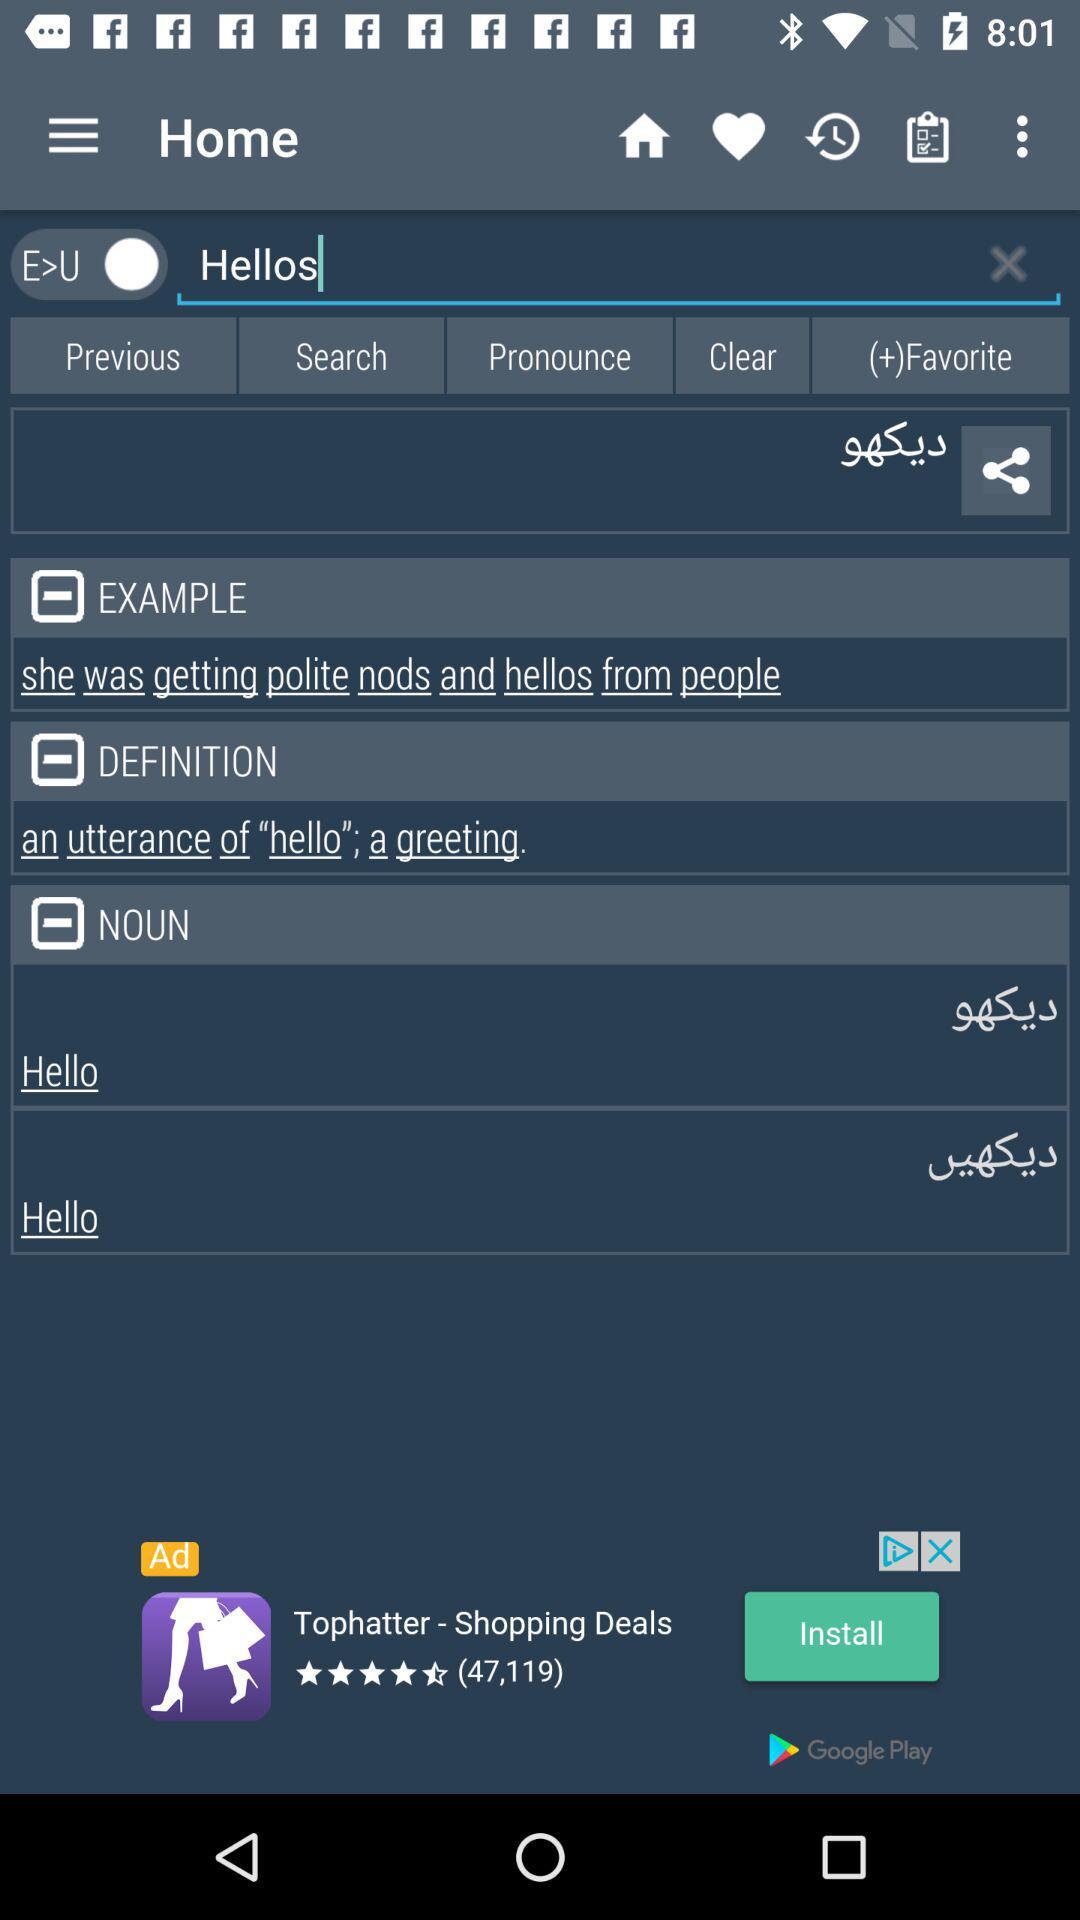 The width and height of the screenshot is (1080, 1920). Describe the element at coordinates (742, 355) in the screenshot. I see `the button which is next to the pronounce` at that location.